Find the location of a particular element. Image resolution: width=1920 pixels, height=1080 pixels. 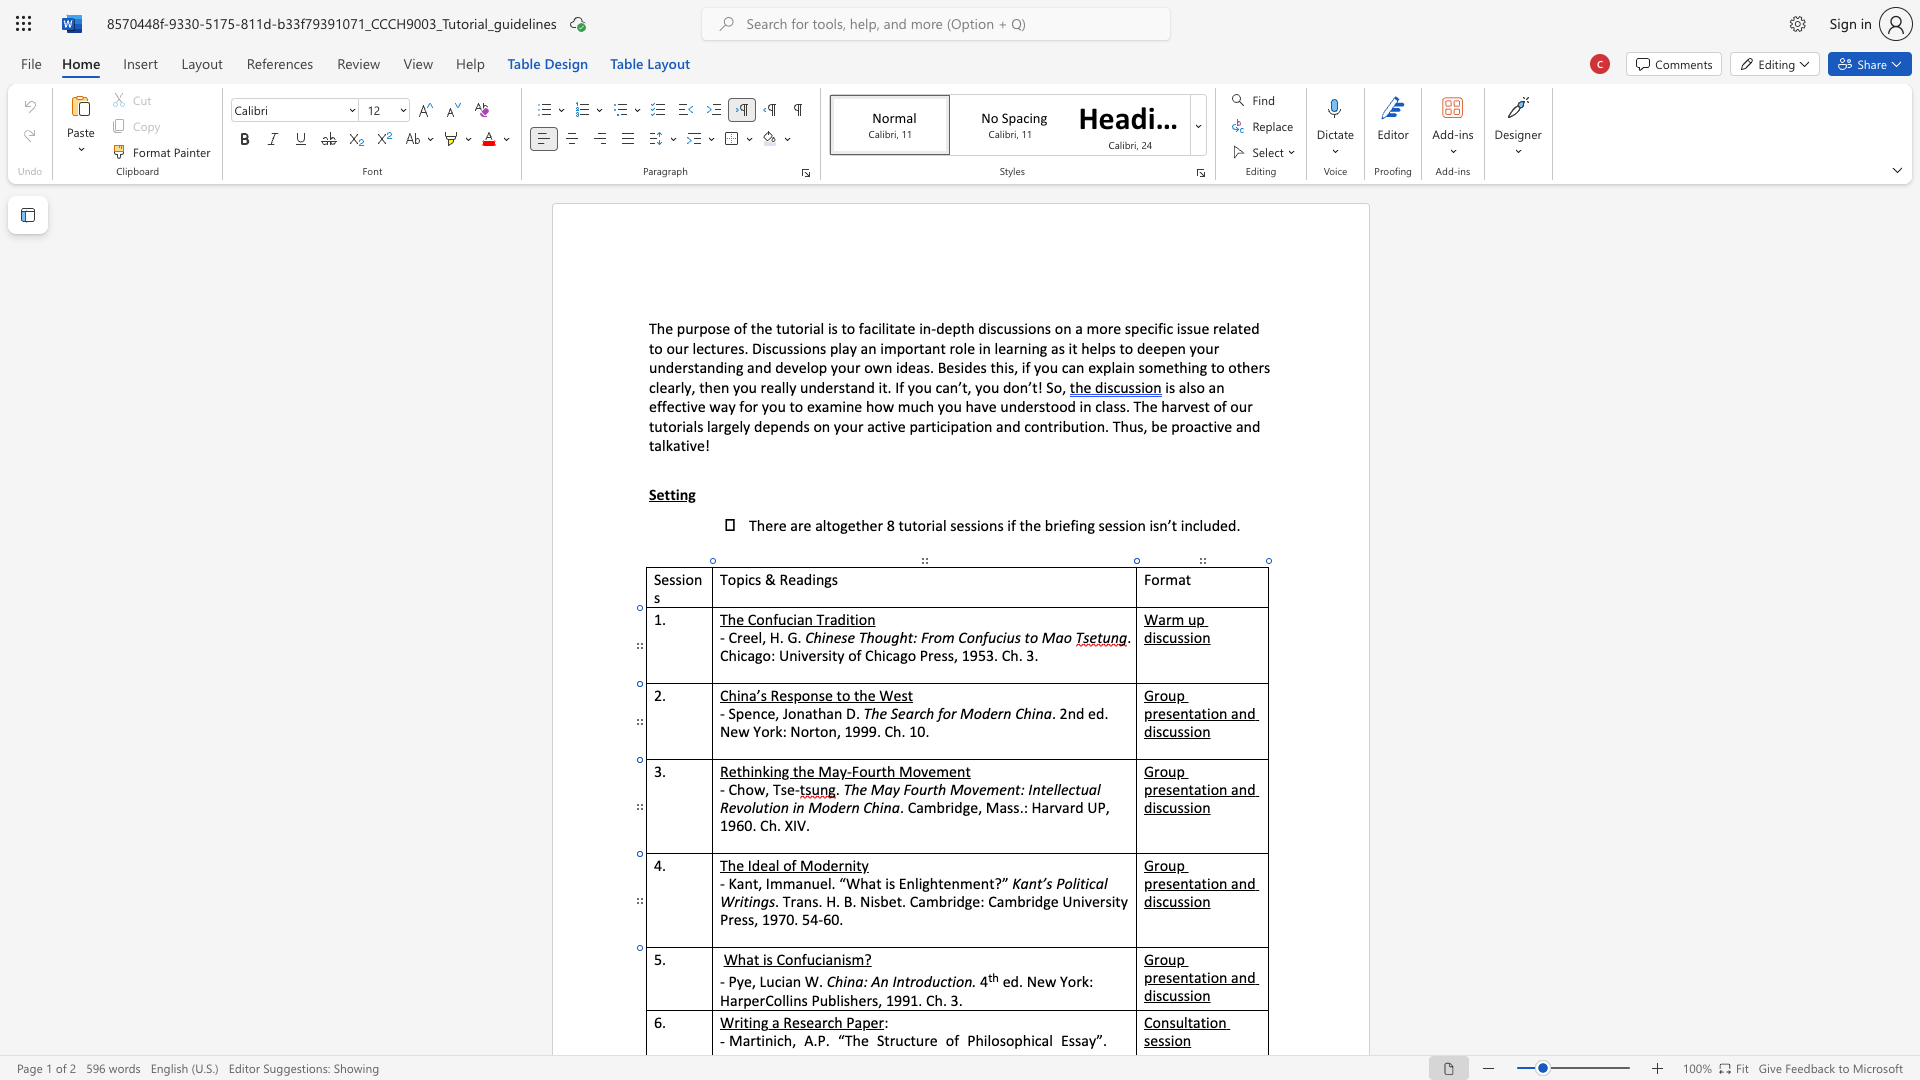

the 2th character "d" in the text is located at coordinates (1148, 901).